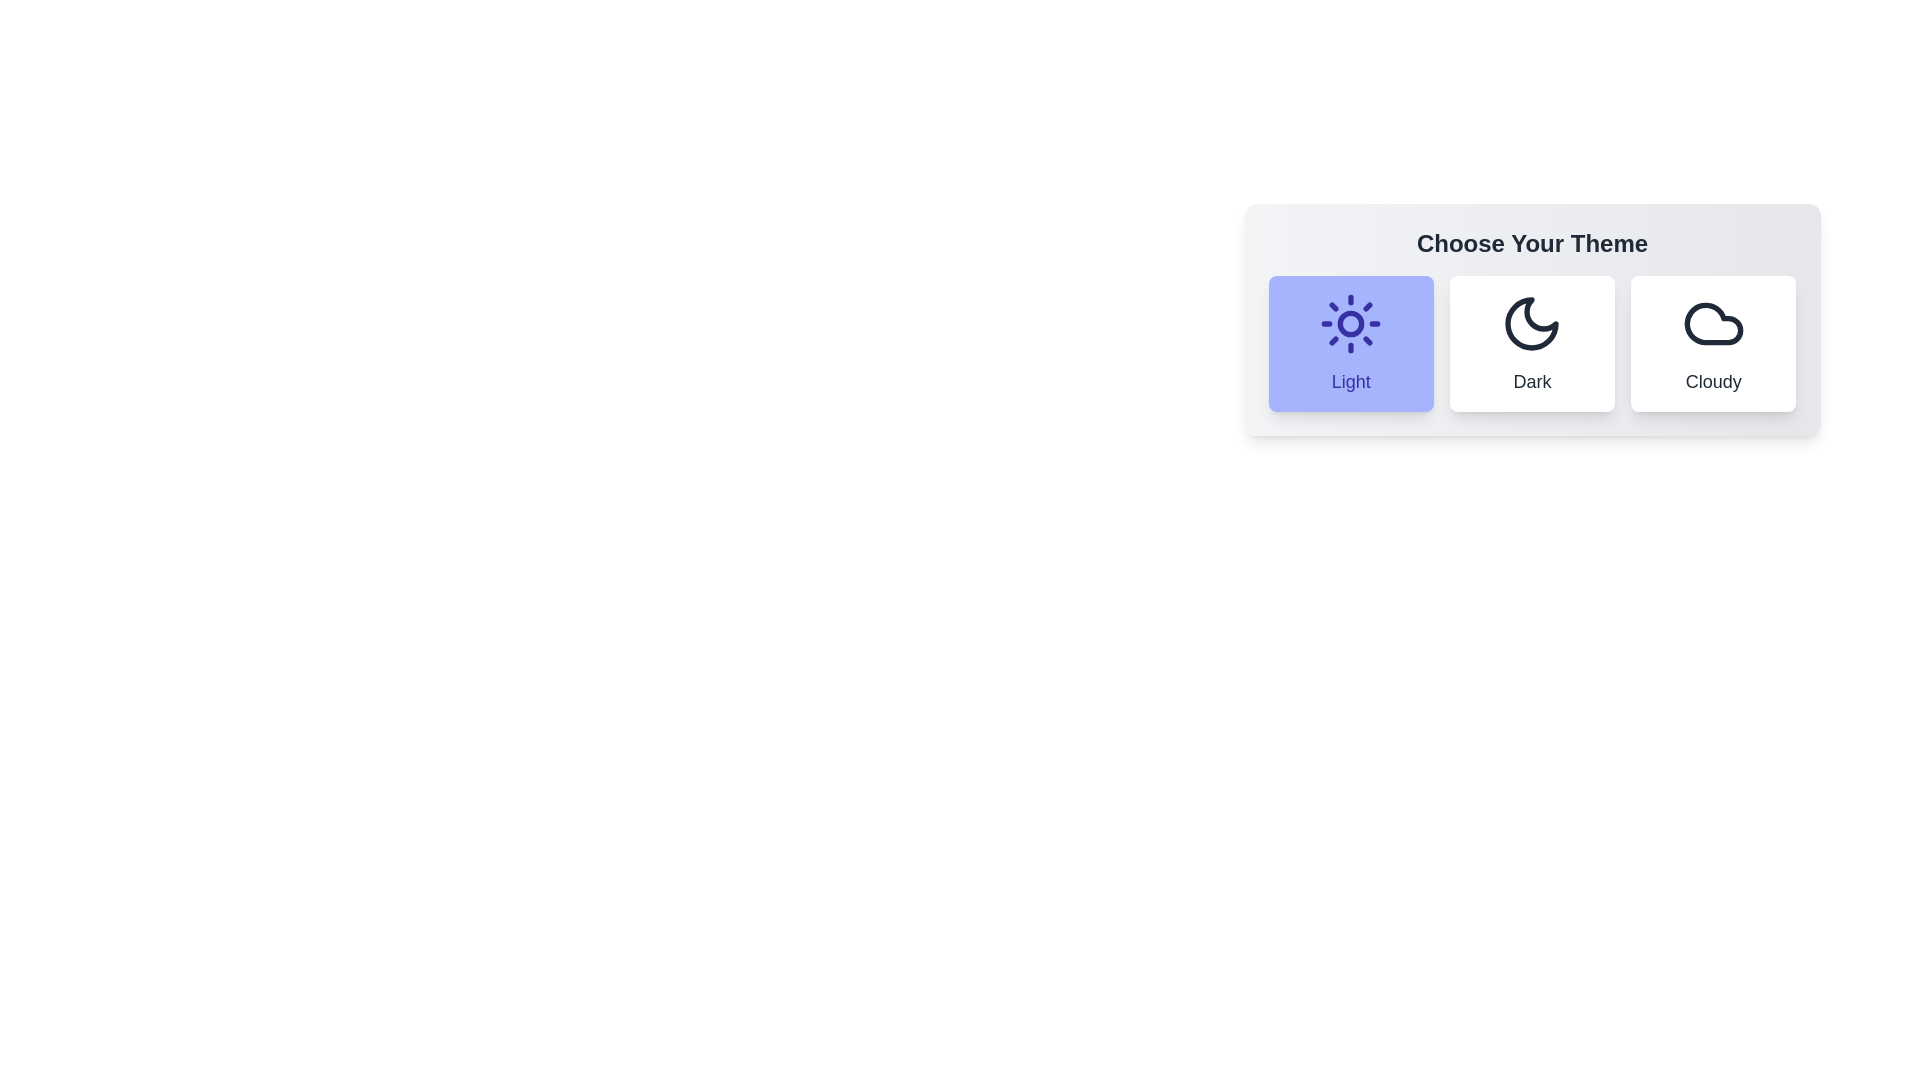 The height and width of the screenshot is (1080, 1920). I want to click on the icon for the 'Dark' theme option in the theme selector interface, so click(1531, 323).